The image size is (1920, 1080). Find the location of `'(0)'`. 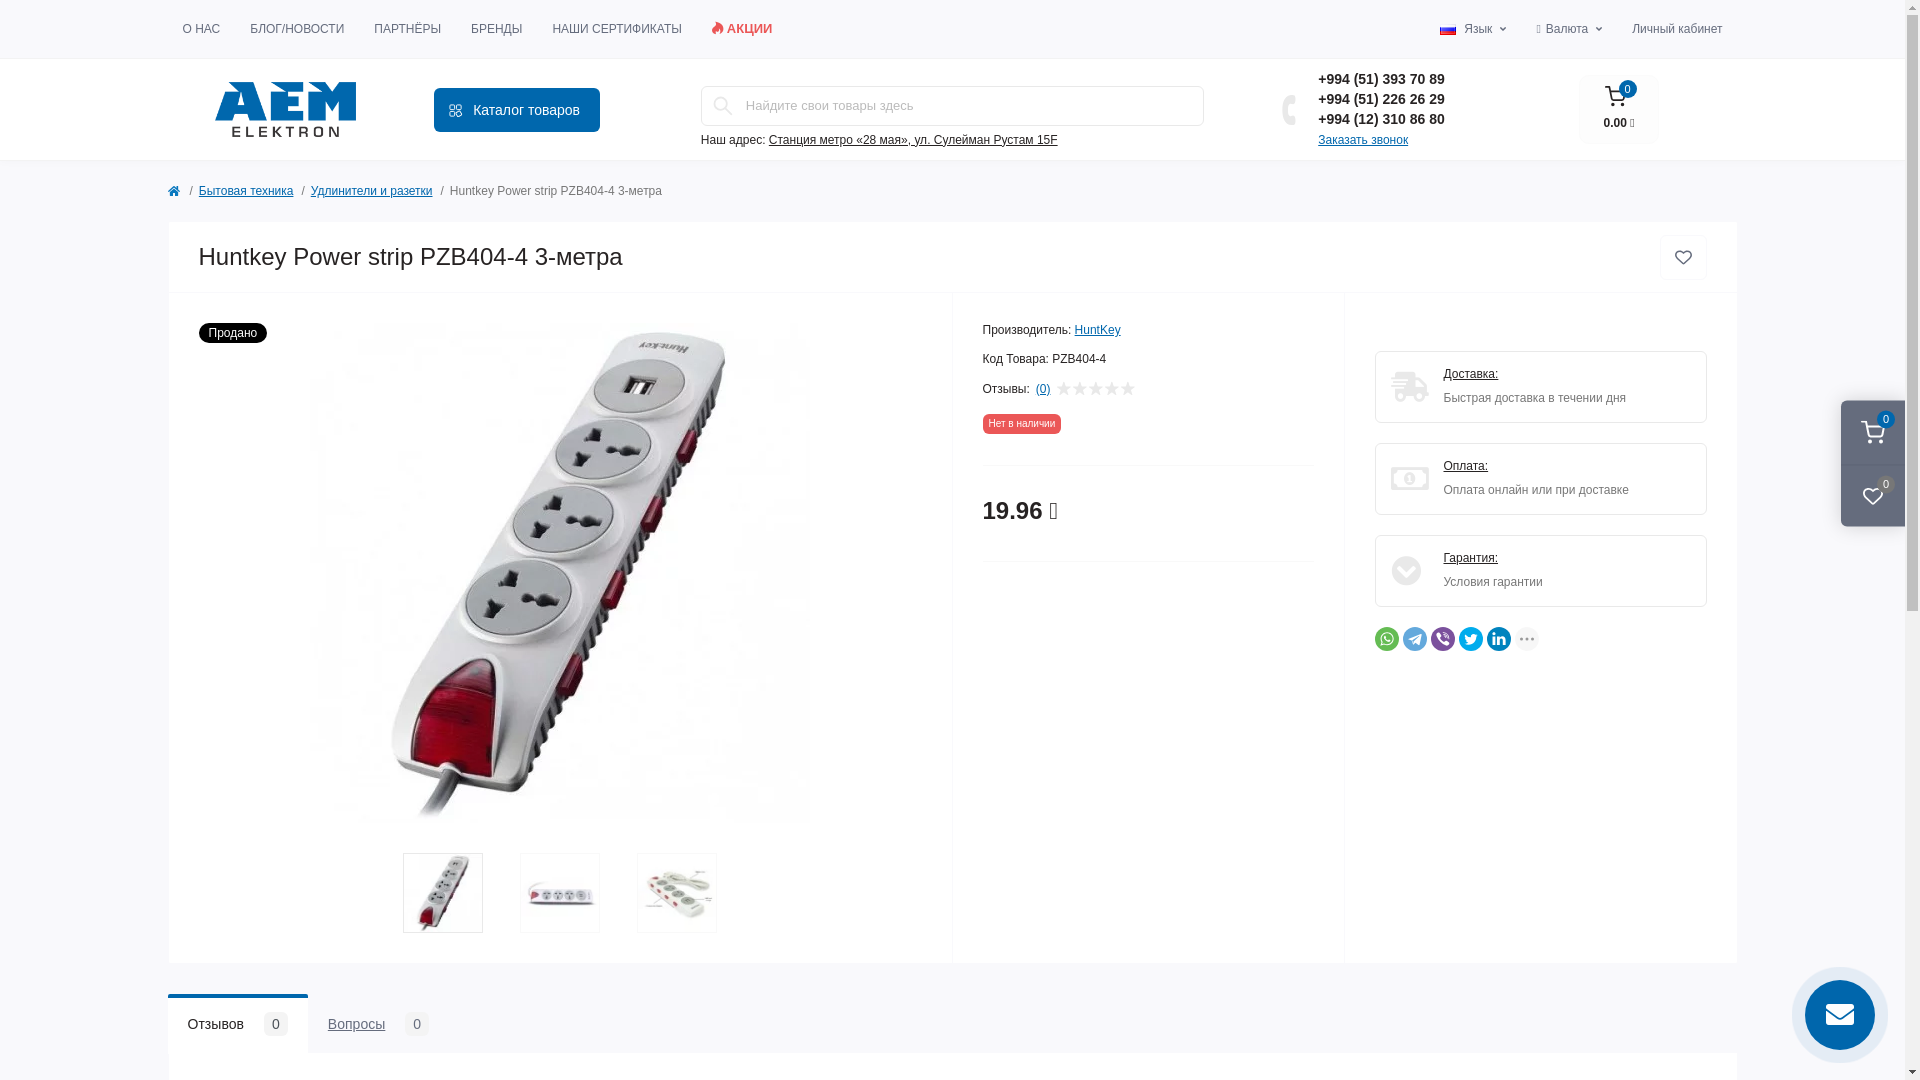

'(0)' is located at coordinates (1042, 389).